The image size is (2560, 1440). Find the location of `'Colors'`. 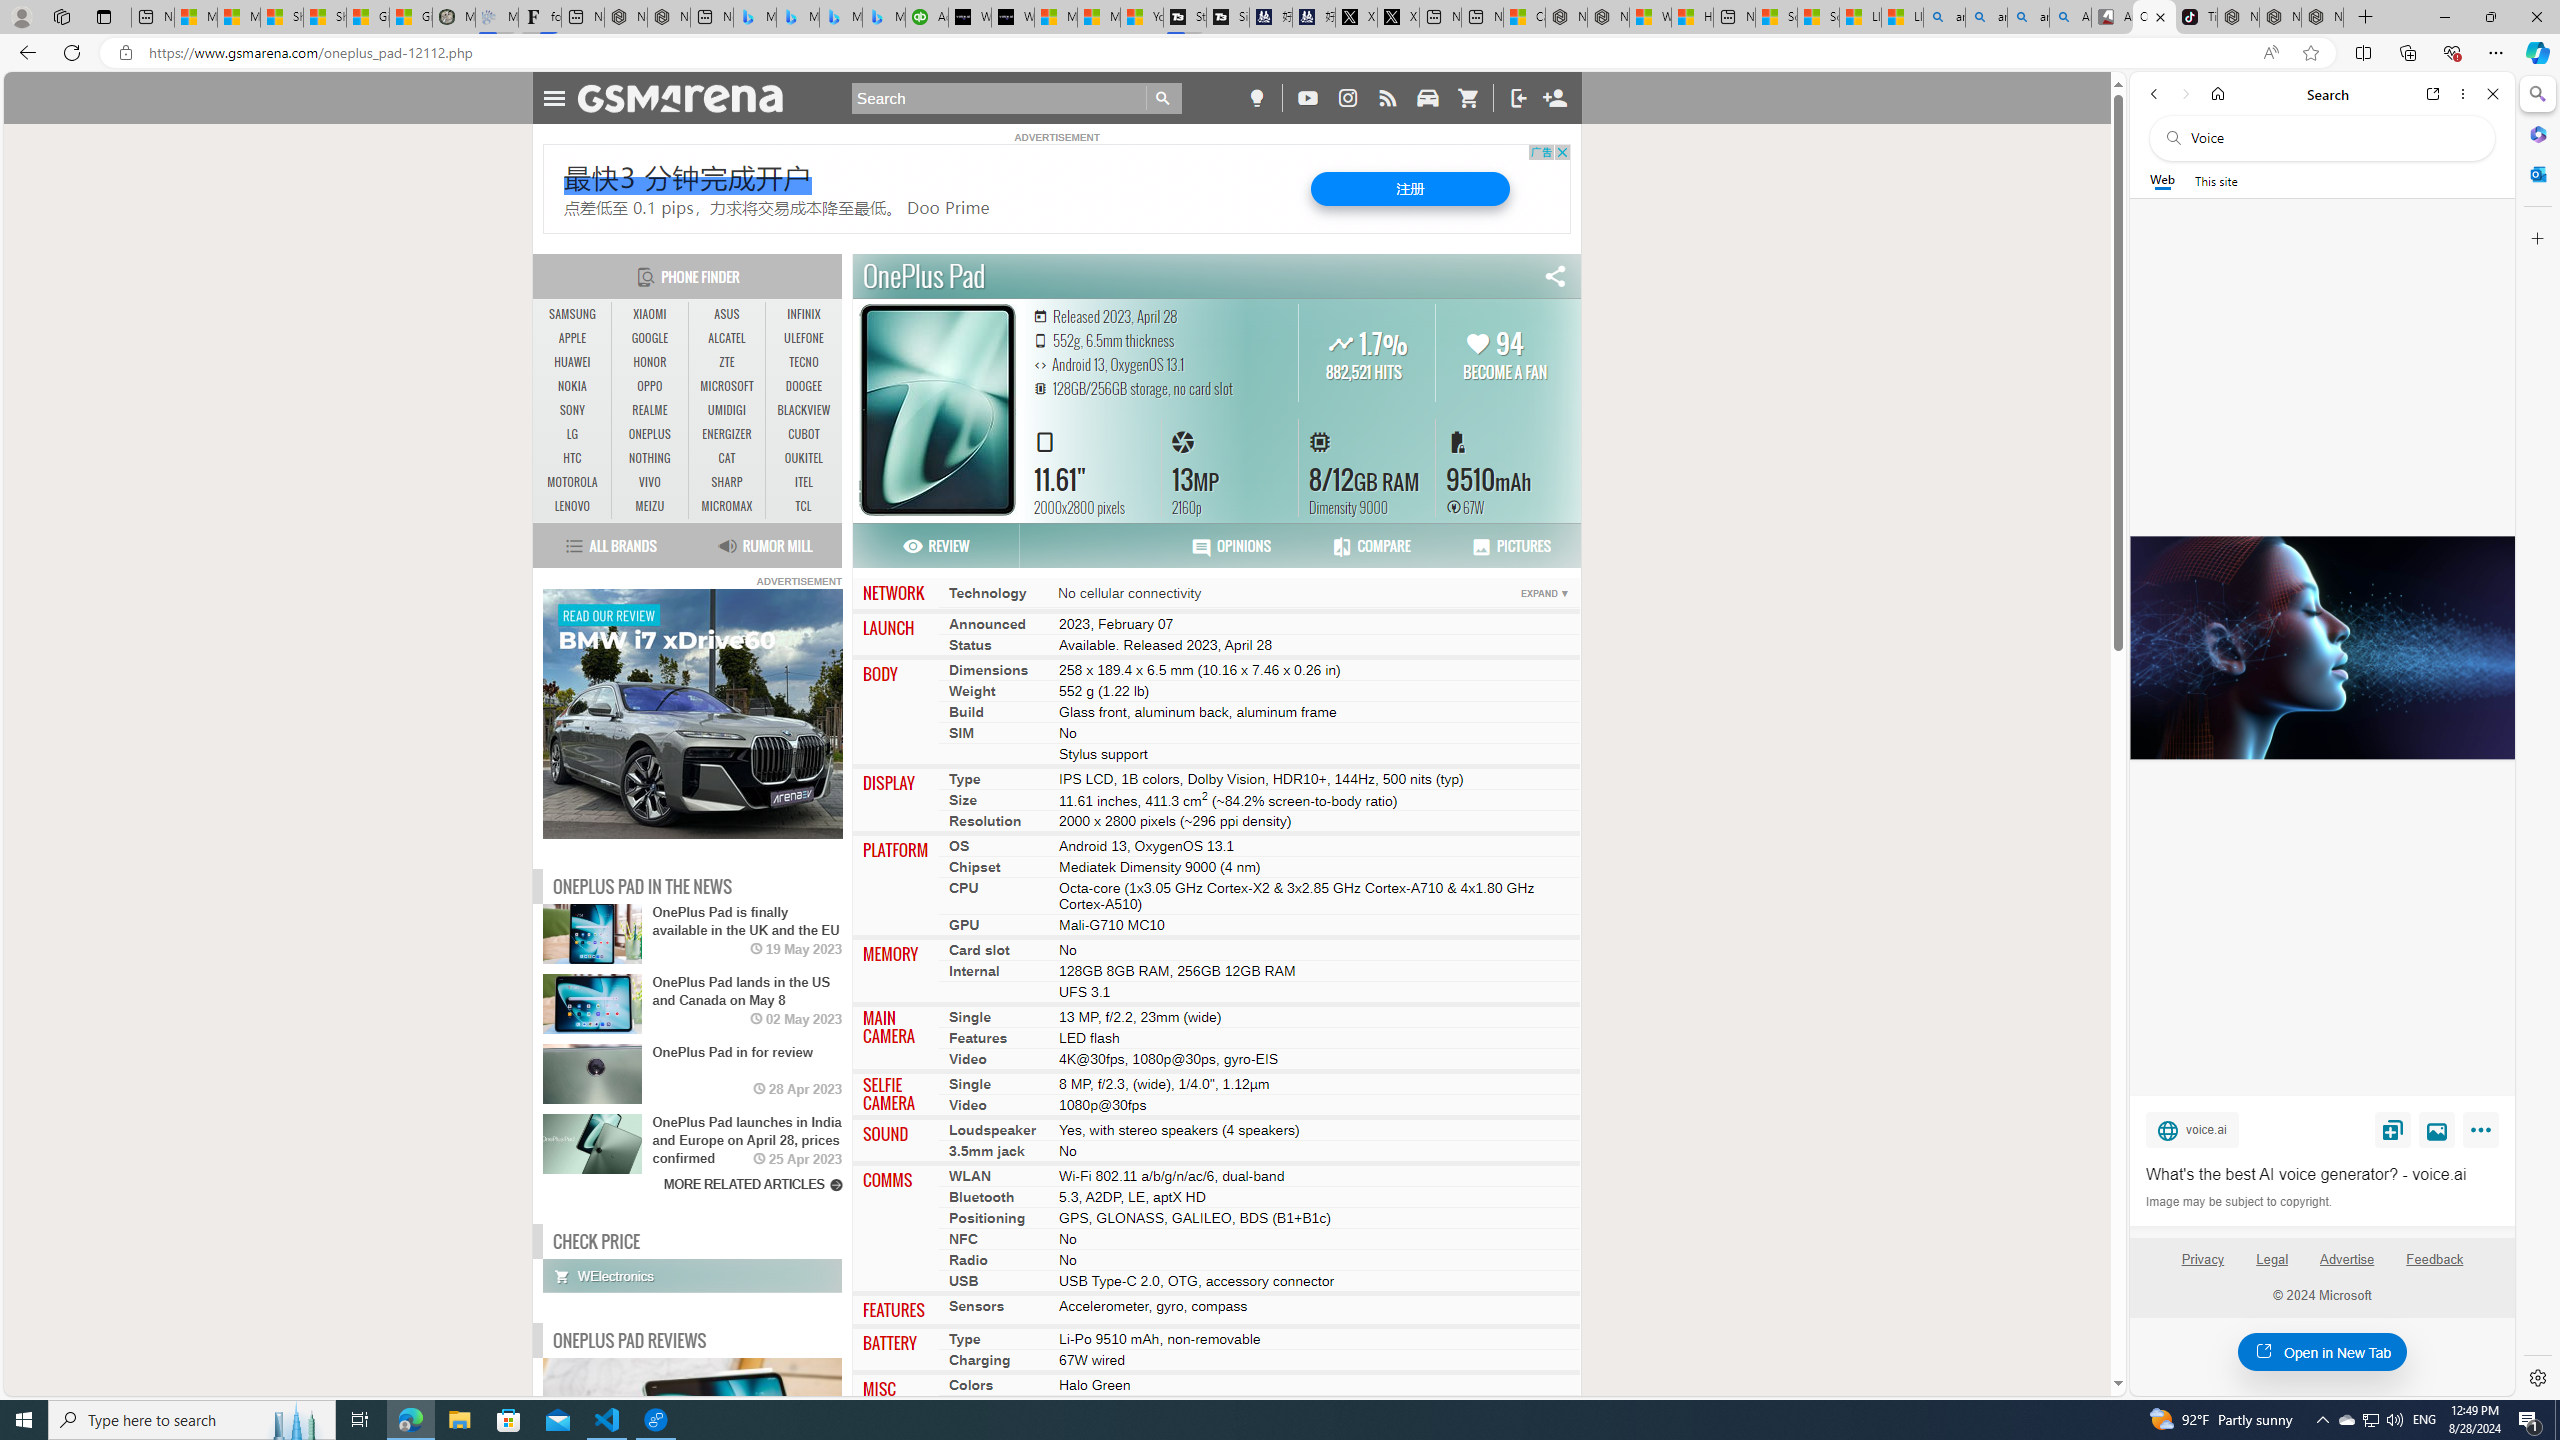

'Colors' is located at coordinates (970, 1385).